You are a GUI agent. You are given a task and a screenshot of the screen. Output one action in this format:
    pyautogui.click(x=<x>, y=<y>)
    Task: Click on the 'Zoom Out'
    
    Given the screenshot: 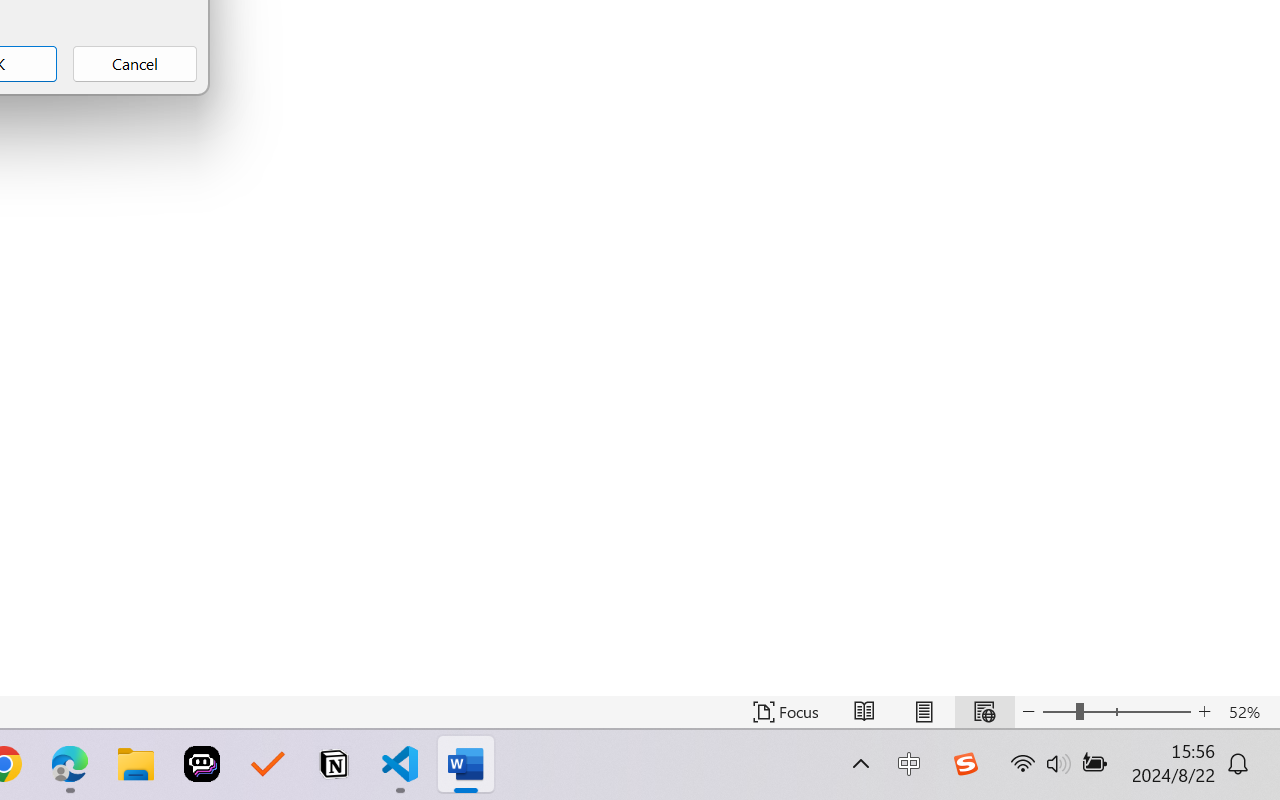 What is the action you would take?
    pyautogui.click(x=1058, y=711)
    